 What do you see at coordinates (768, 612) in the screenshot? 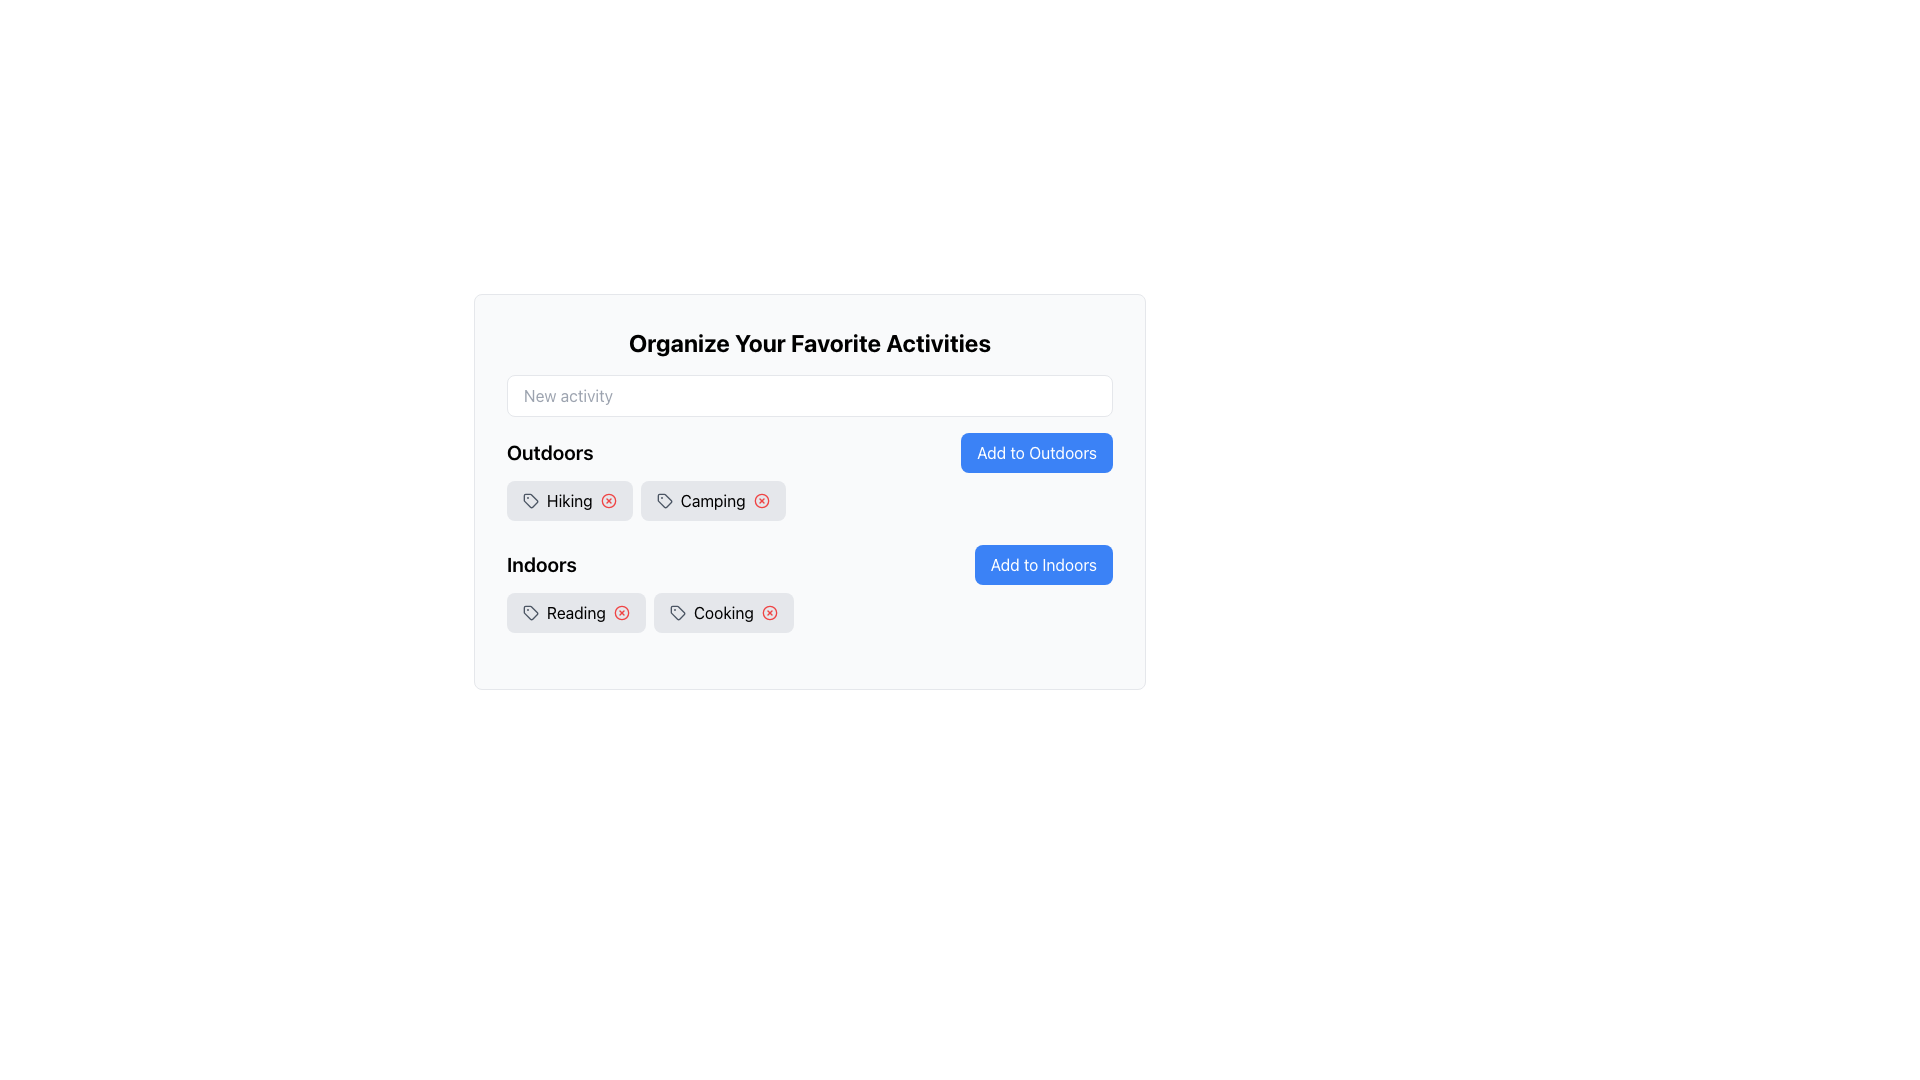
I see `the red circular icon with a cross inside, located to the right of the 'Cooking' text` at bounding box center [768, 612].